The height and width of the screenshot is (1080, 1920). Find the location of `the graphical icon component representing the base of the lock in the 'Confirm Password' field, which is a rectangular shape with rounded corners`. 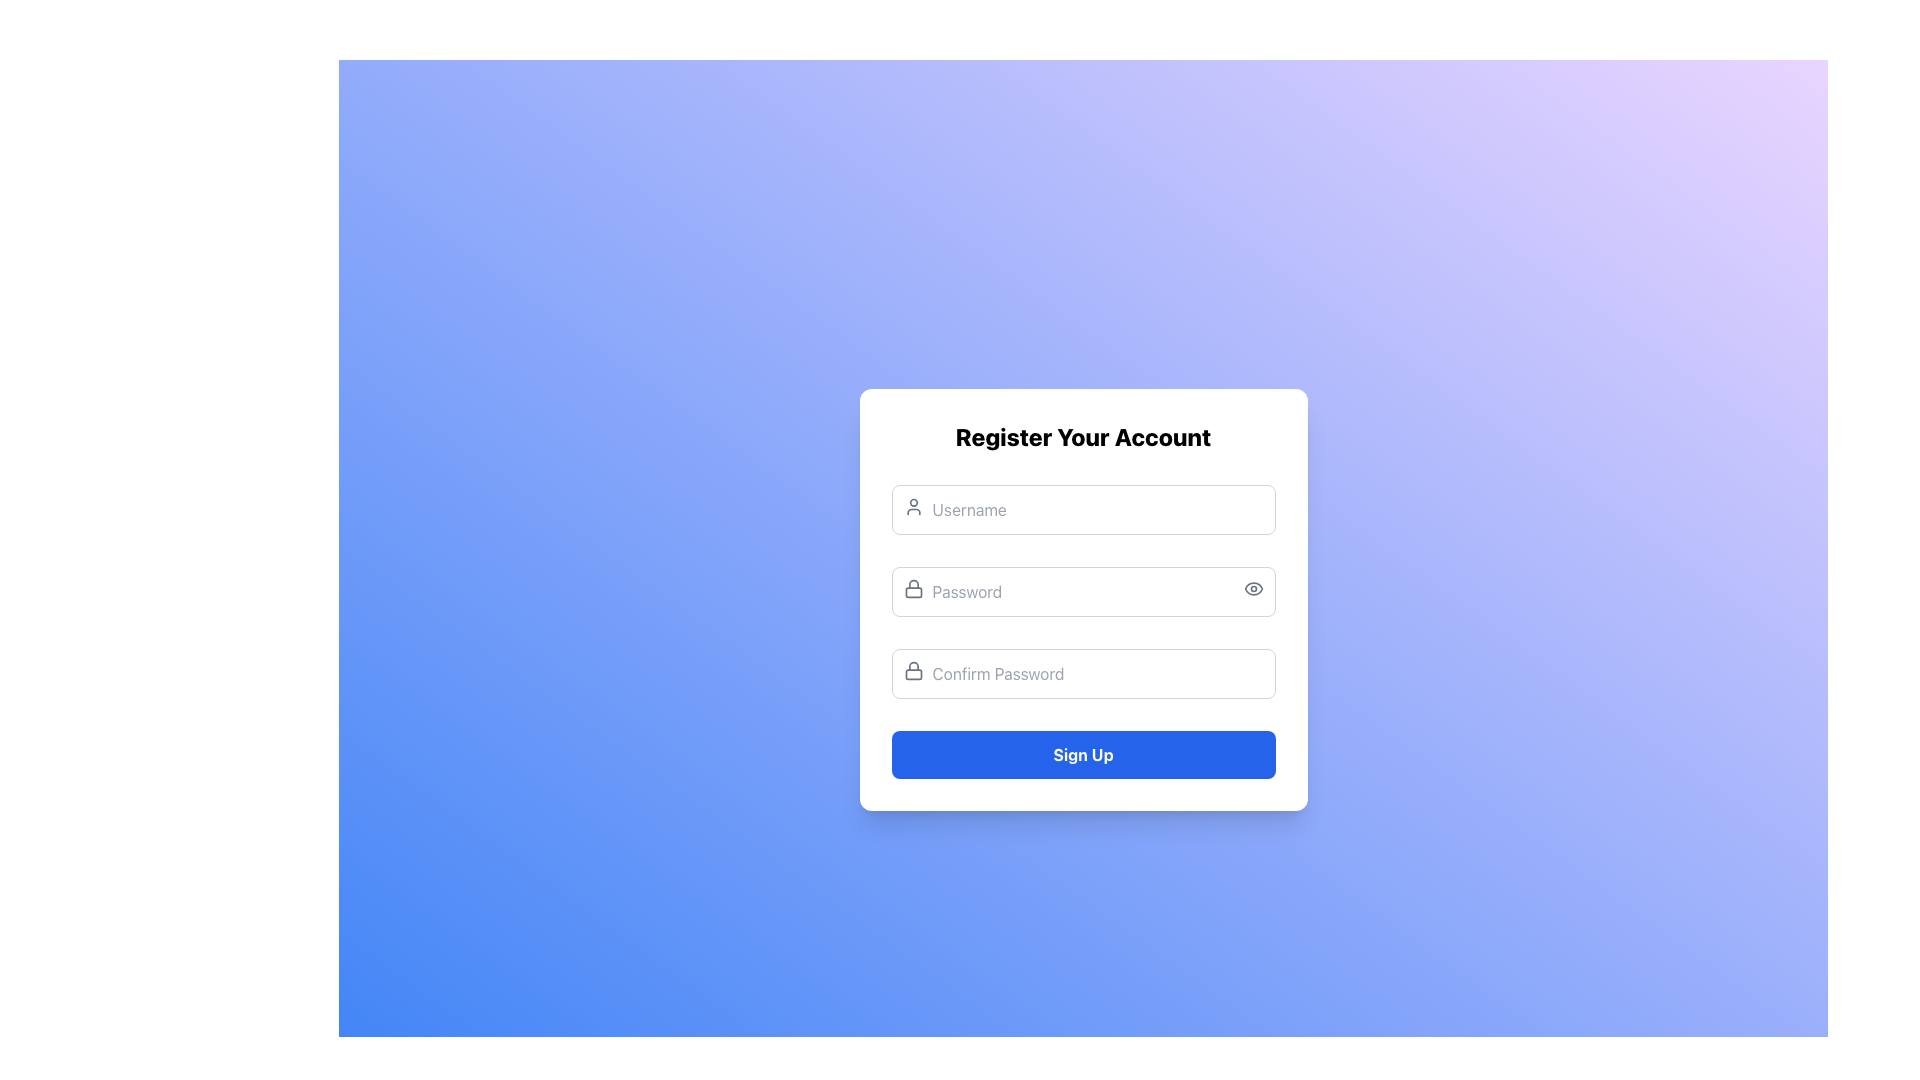

the graphical icon component representing the base of the lock in the 'Confirm Password' field, which is a rectangular shape with rounded corners is located at coordinates (912, 674).